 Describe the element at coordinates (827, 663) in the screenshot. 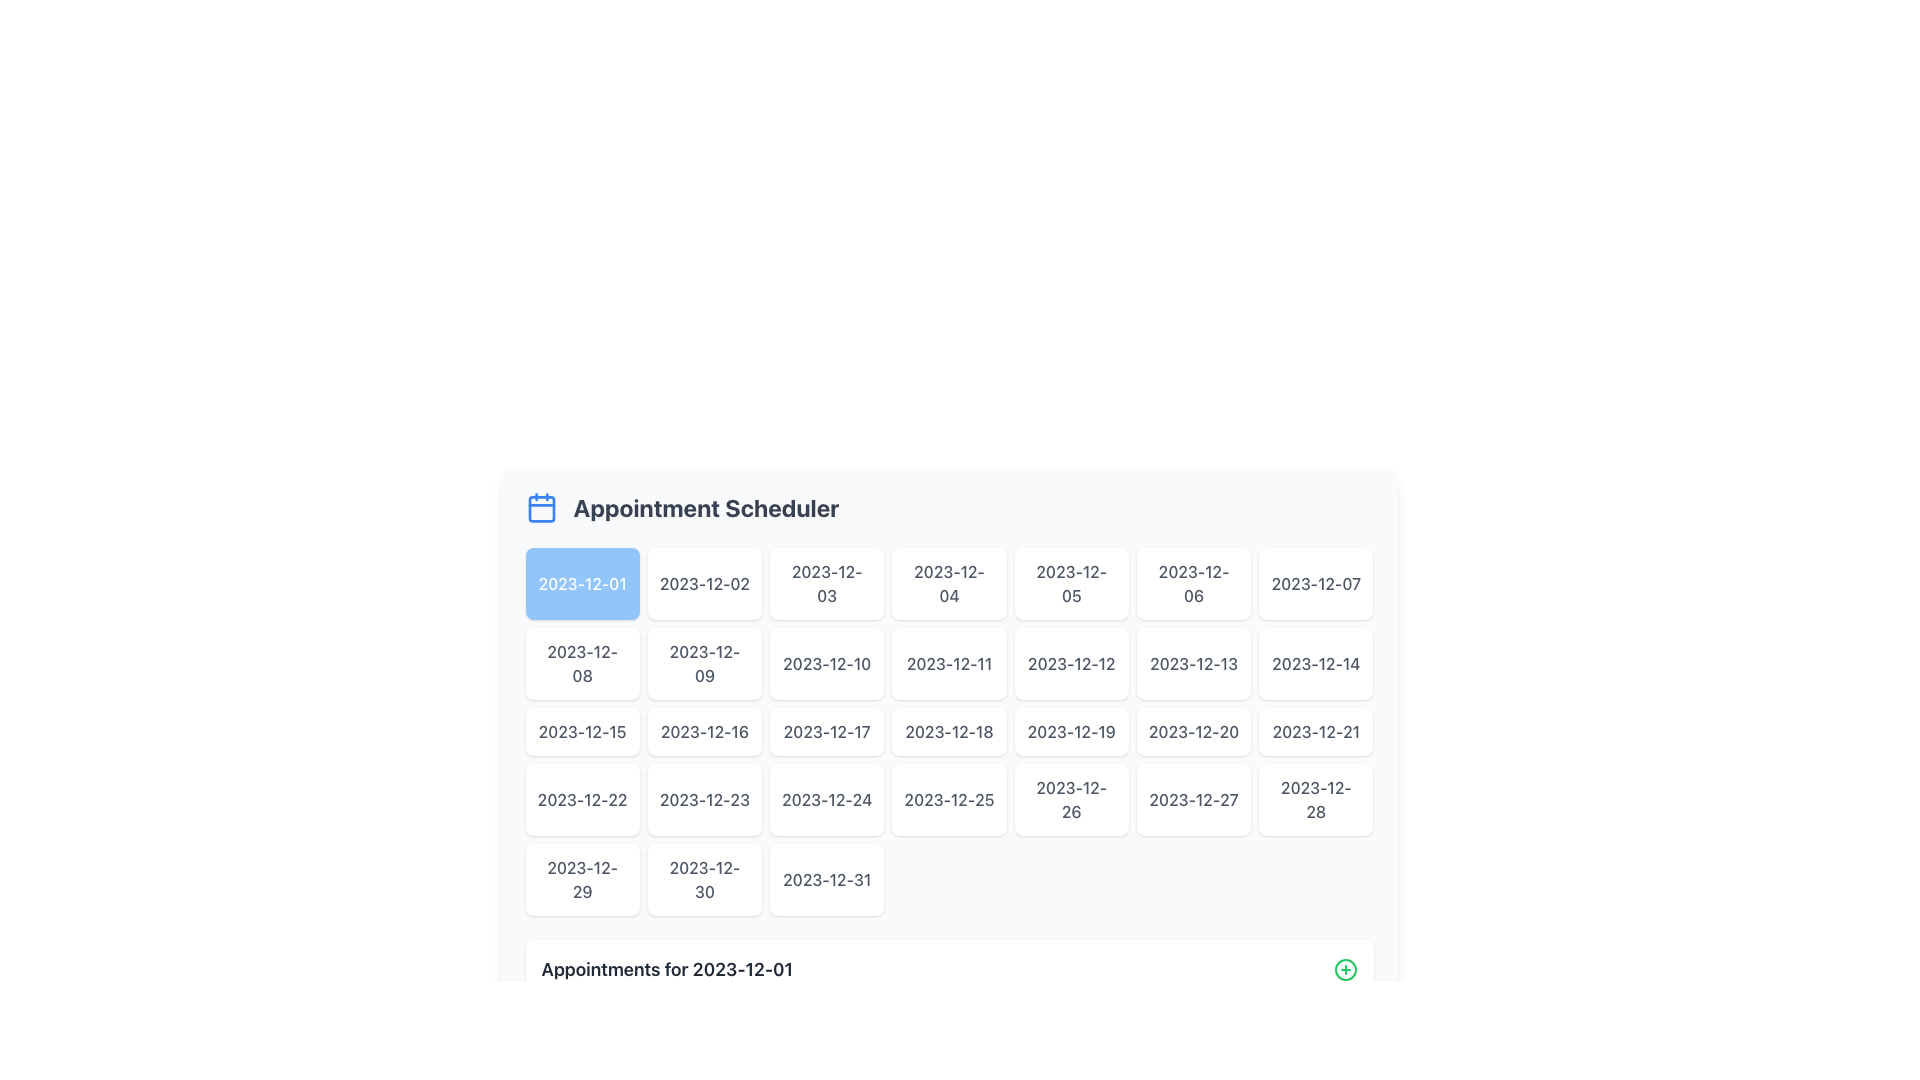

I see `the interactive date button for '2023-12-10'` at that location.